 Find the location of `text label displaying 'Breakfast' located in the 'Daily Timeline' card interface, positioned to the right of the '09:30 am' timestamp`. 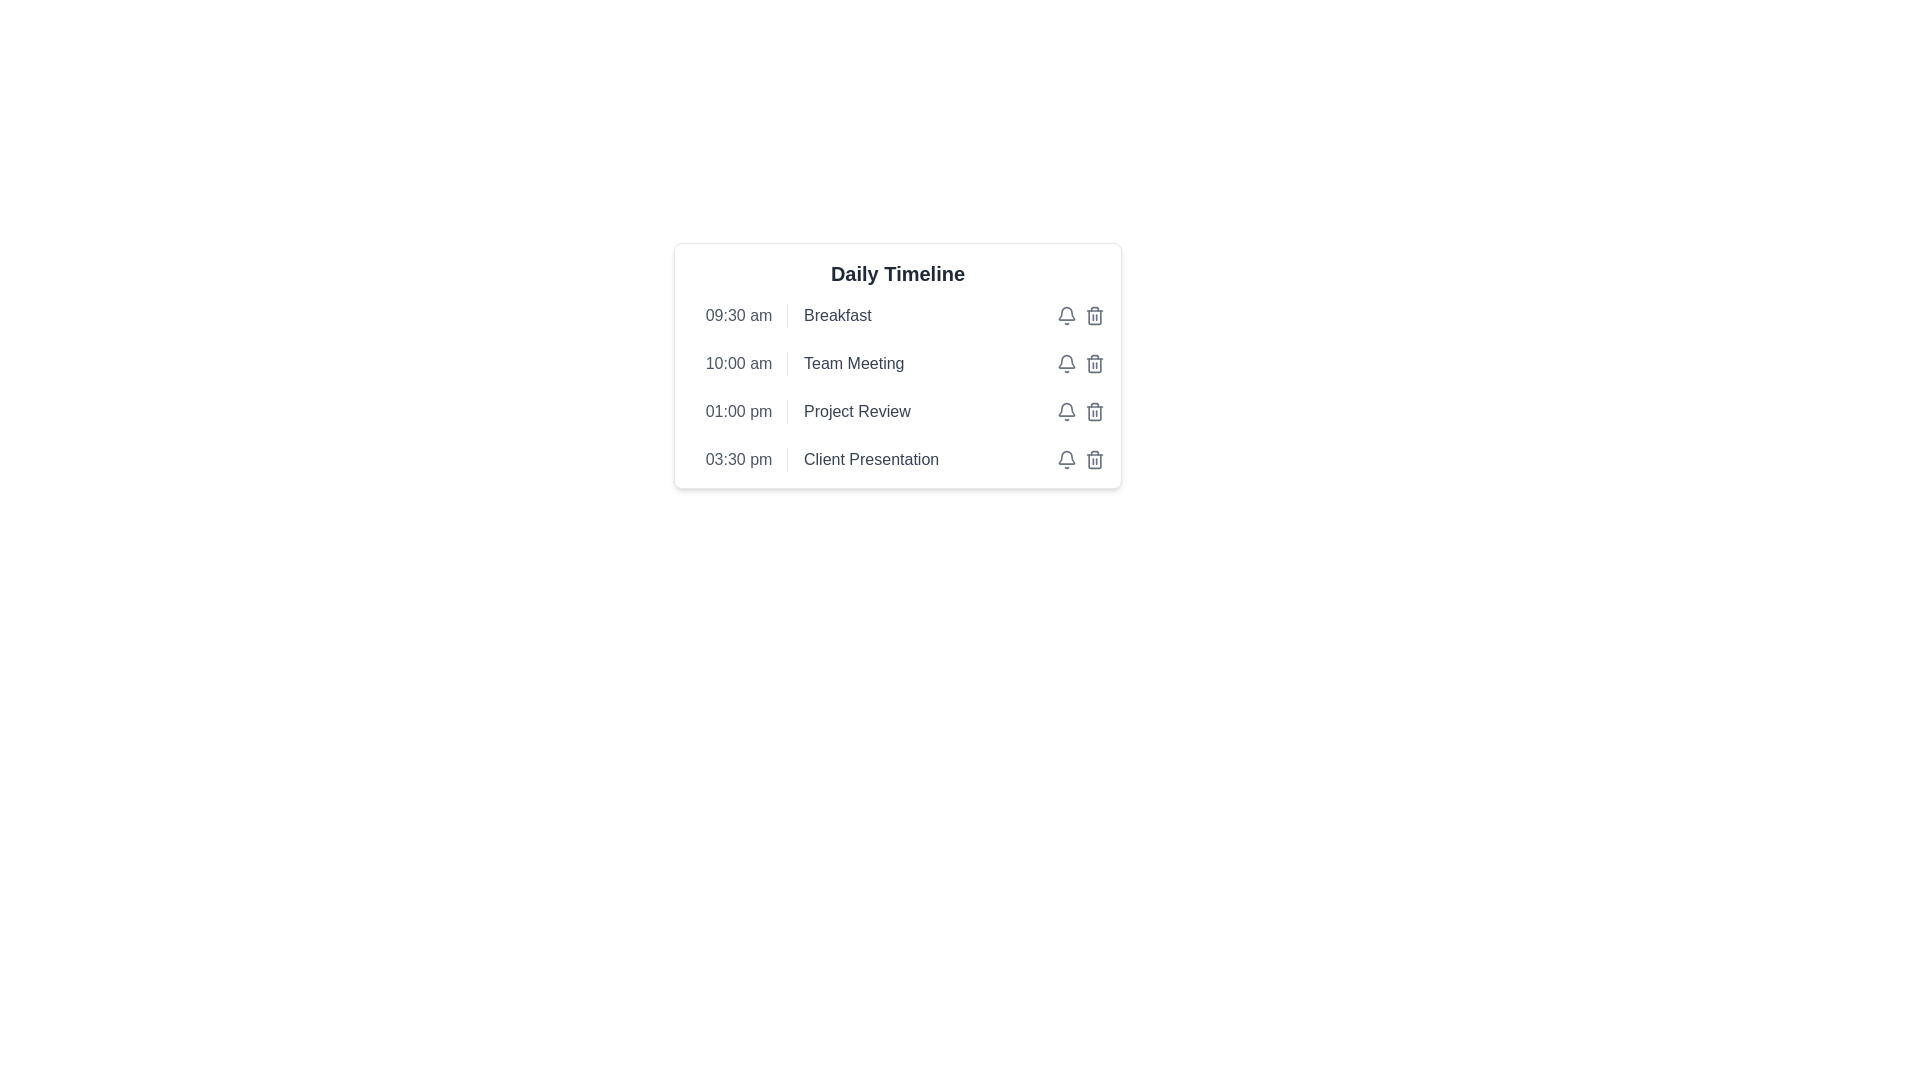

text label displaying 'Breakfast' located in the 'Daily Timeline' card interface, positioned to the right of the '09:30 am' timestamp is located at coordinates (837, 315).